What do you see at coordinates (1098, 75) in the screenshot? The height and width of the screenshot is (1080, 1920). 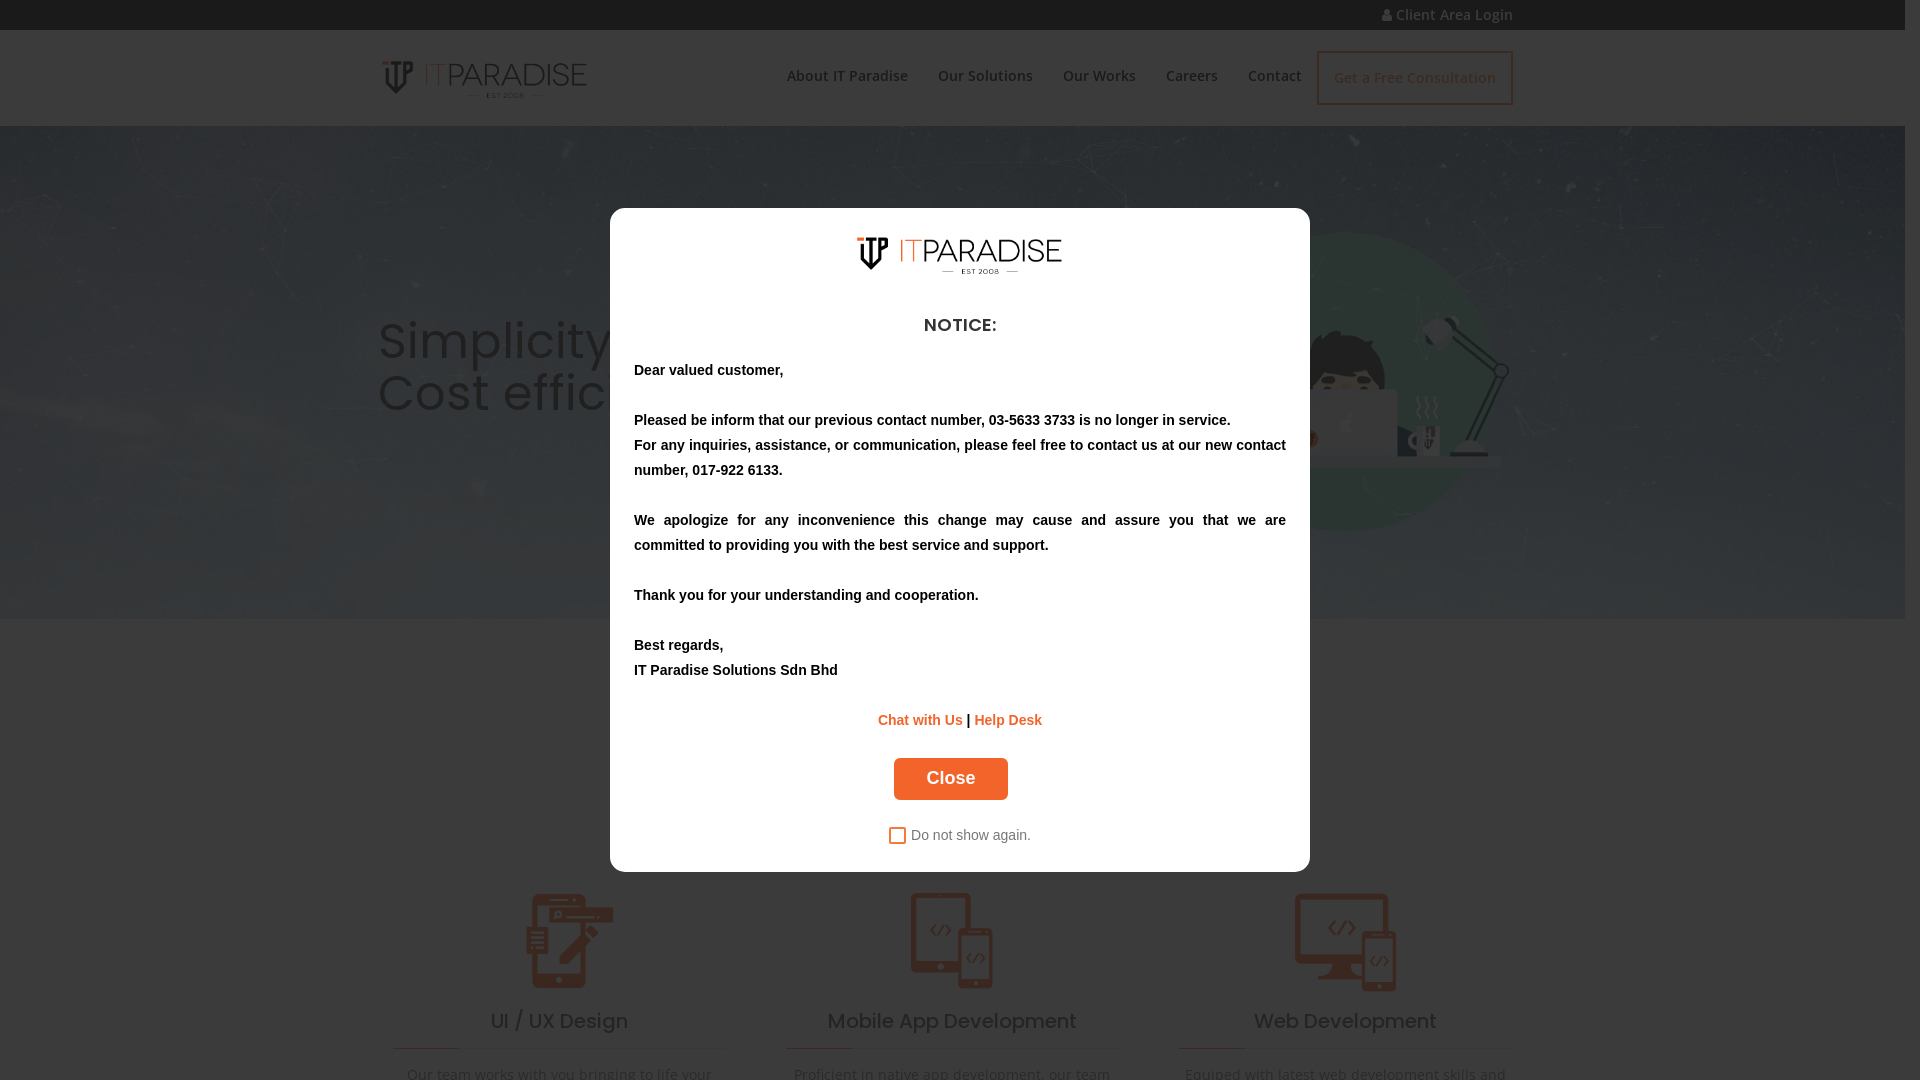 I see `'Our Works'` at bounding box center [1098, 75].